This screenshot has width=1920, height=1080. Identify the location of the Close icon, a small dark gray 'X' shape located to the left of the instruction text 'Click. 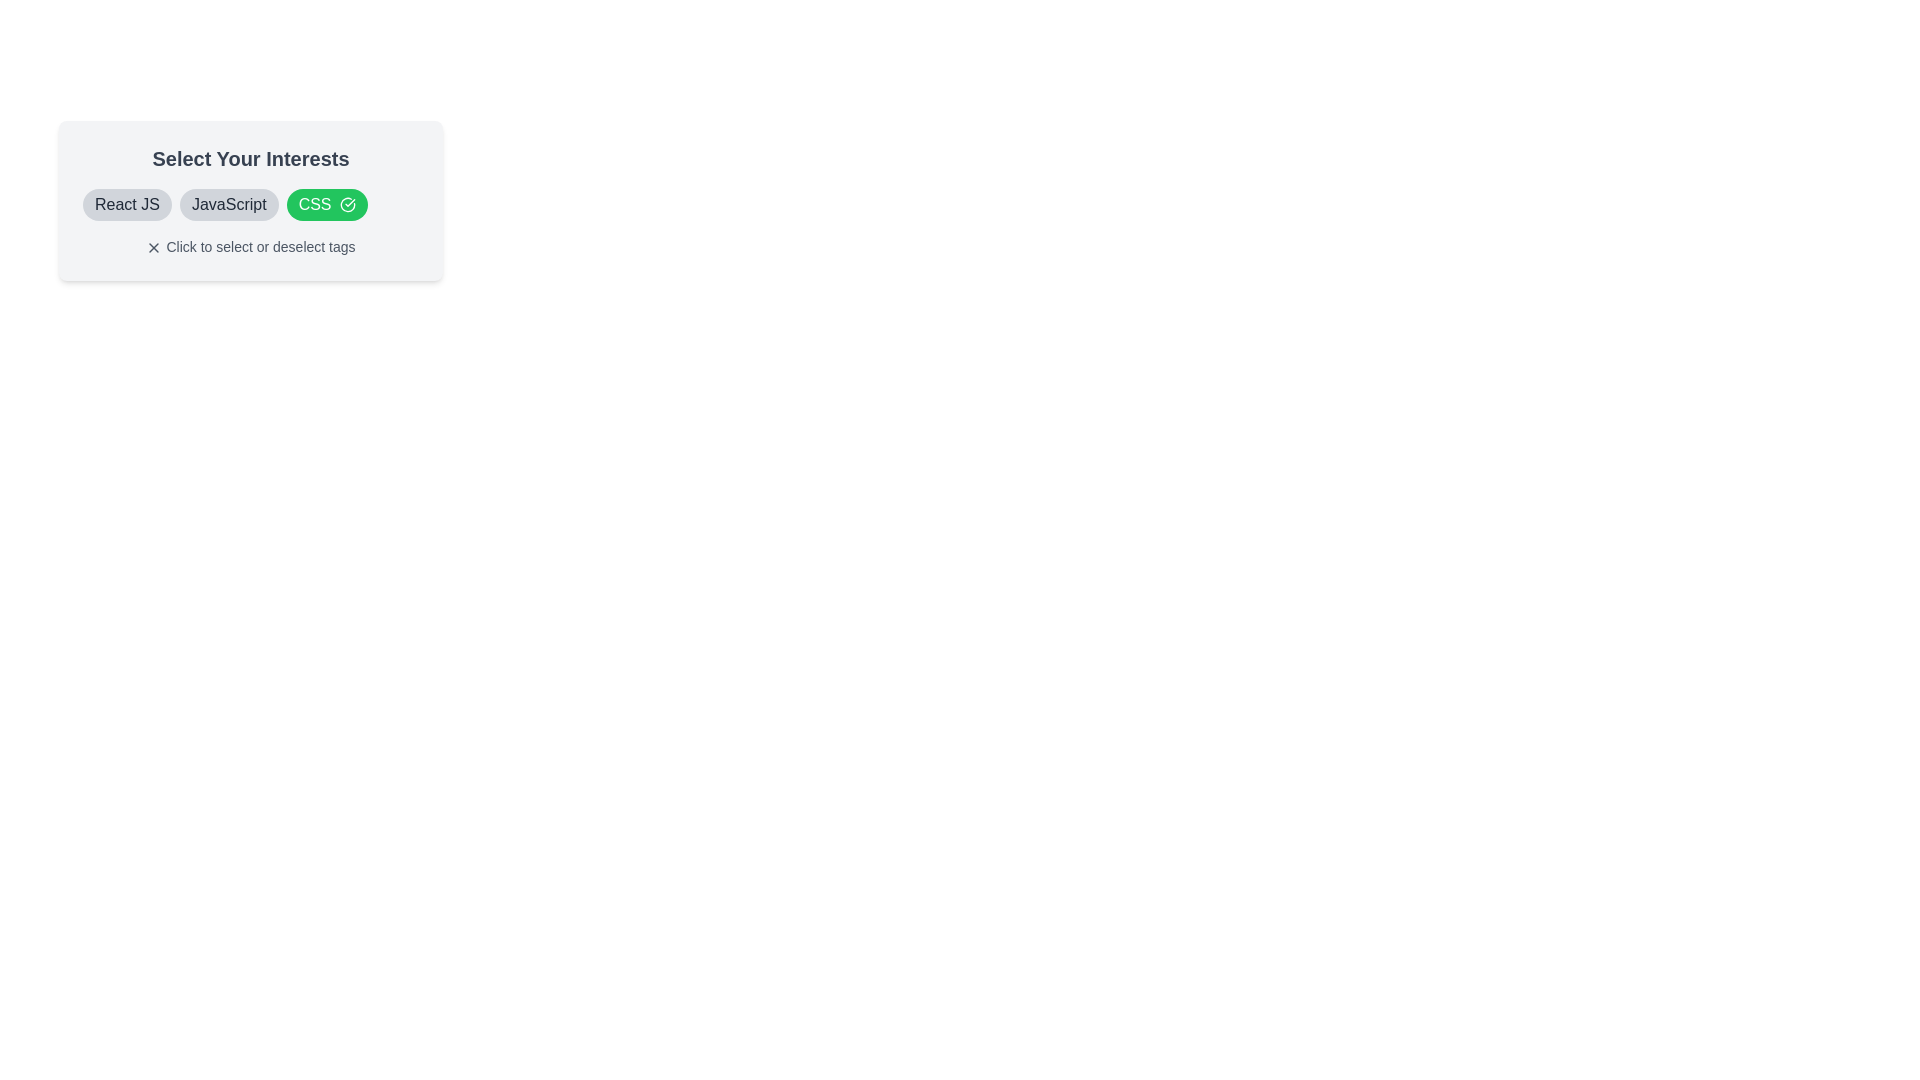
(153, 247).